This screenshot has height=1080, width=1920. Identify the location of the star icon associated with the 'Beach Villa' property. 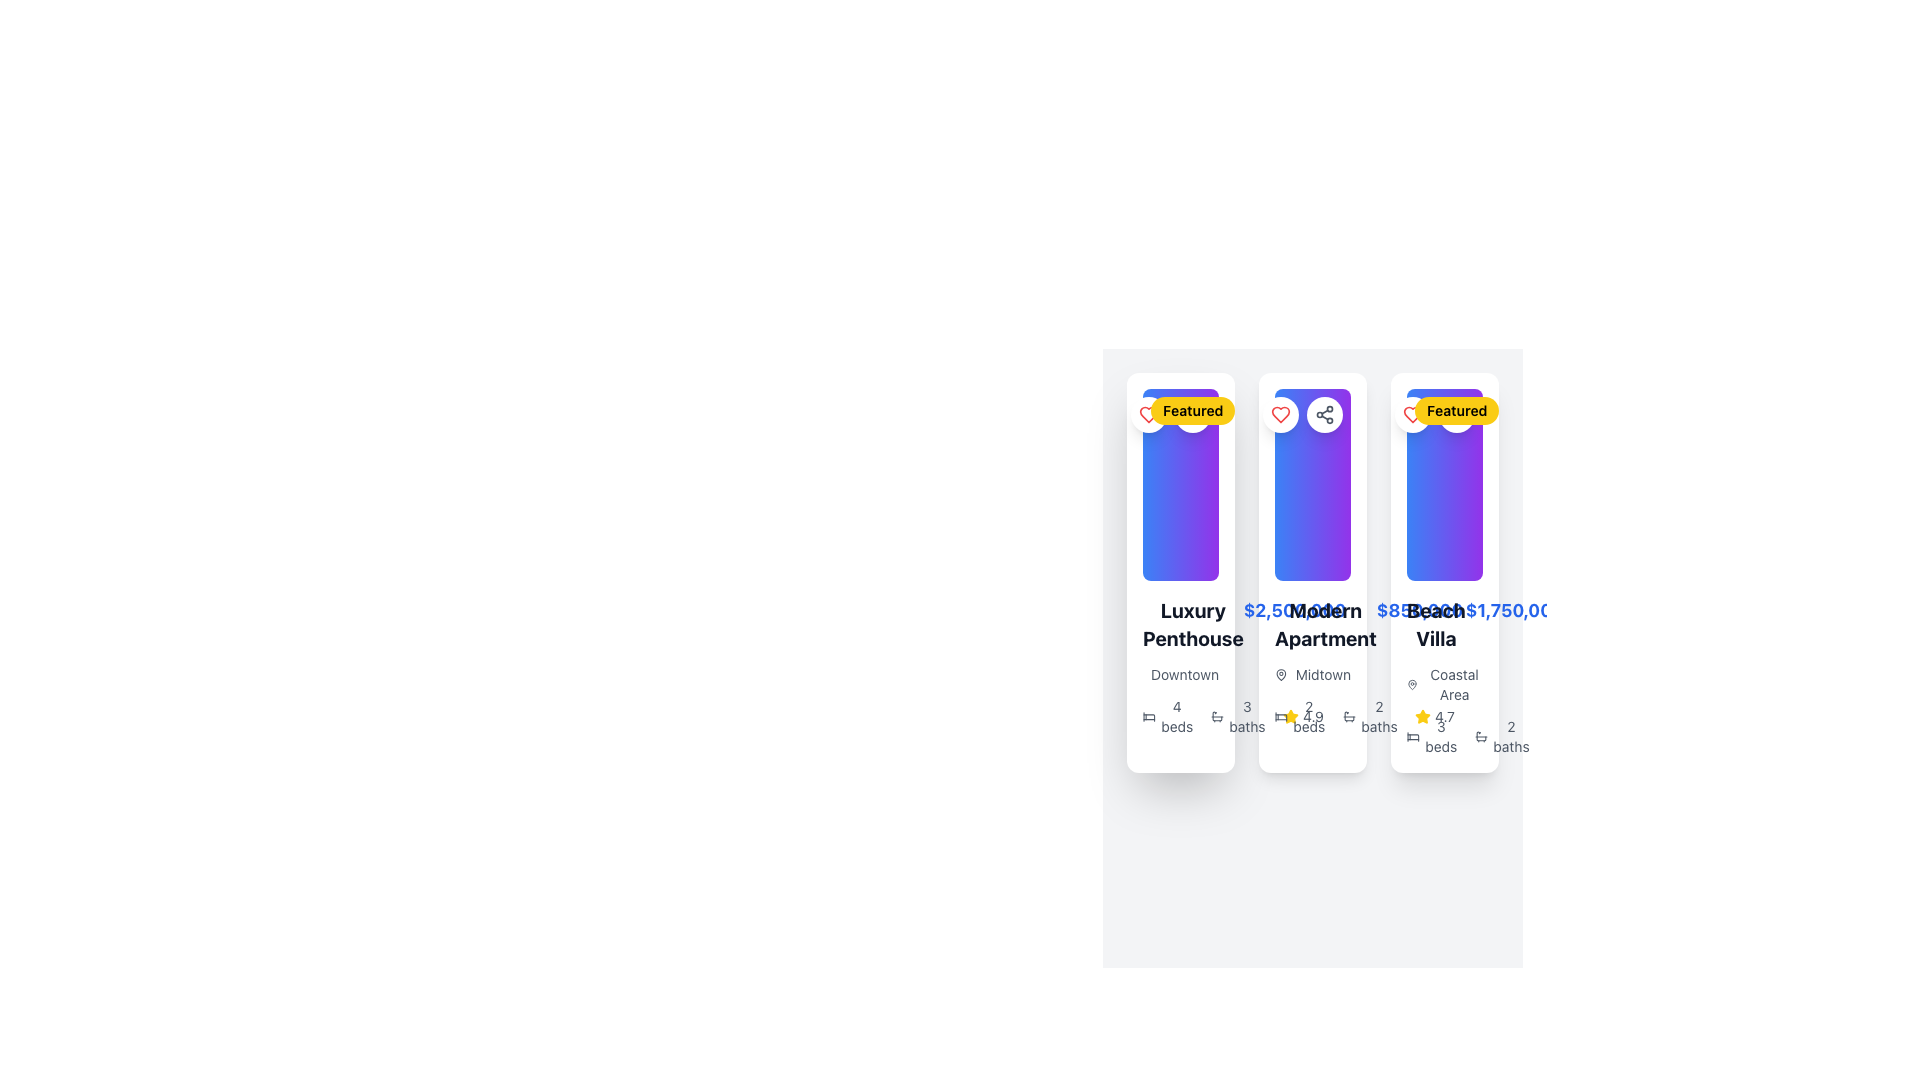
(1422, 715).